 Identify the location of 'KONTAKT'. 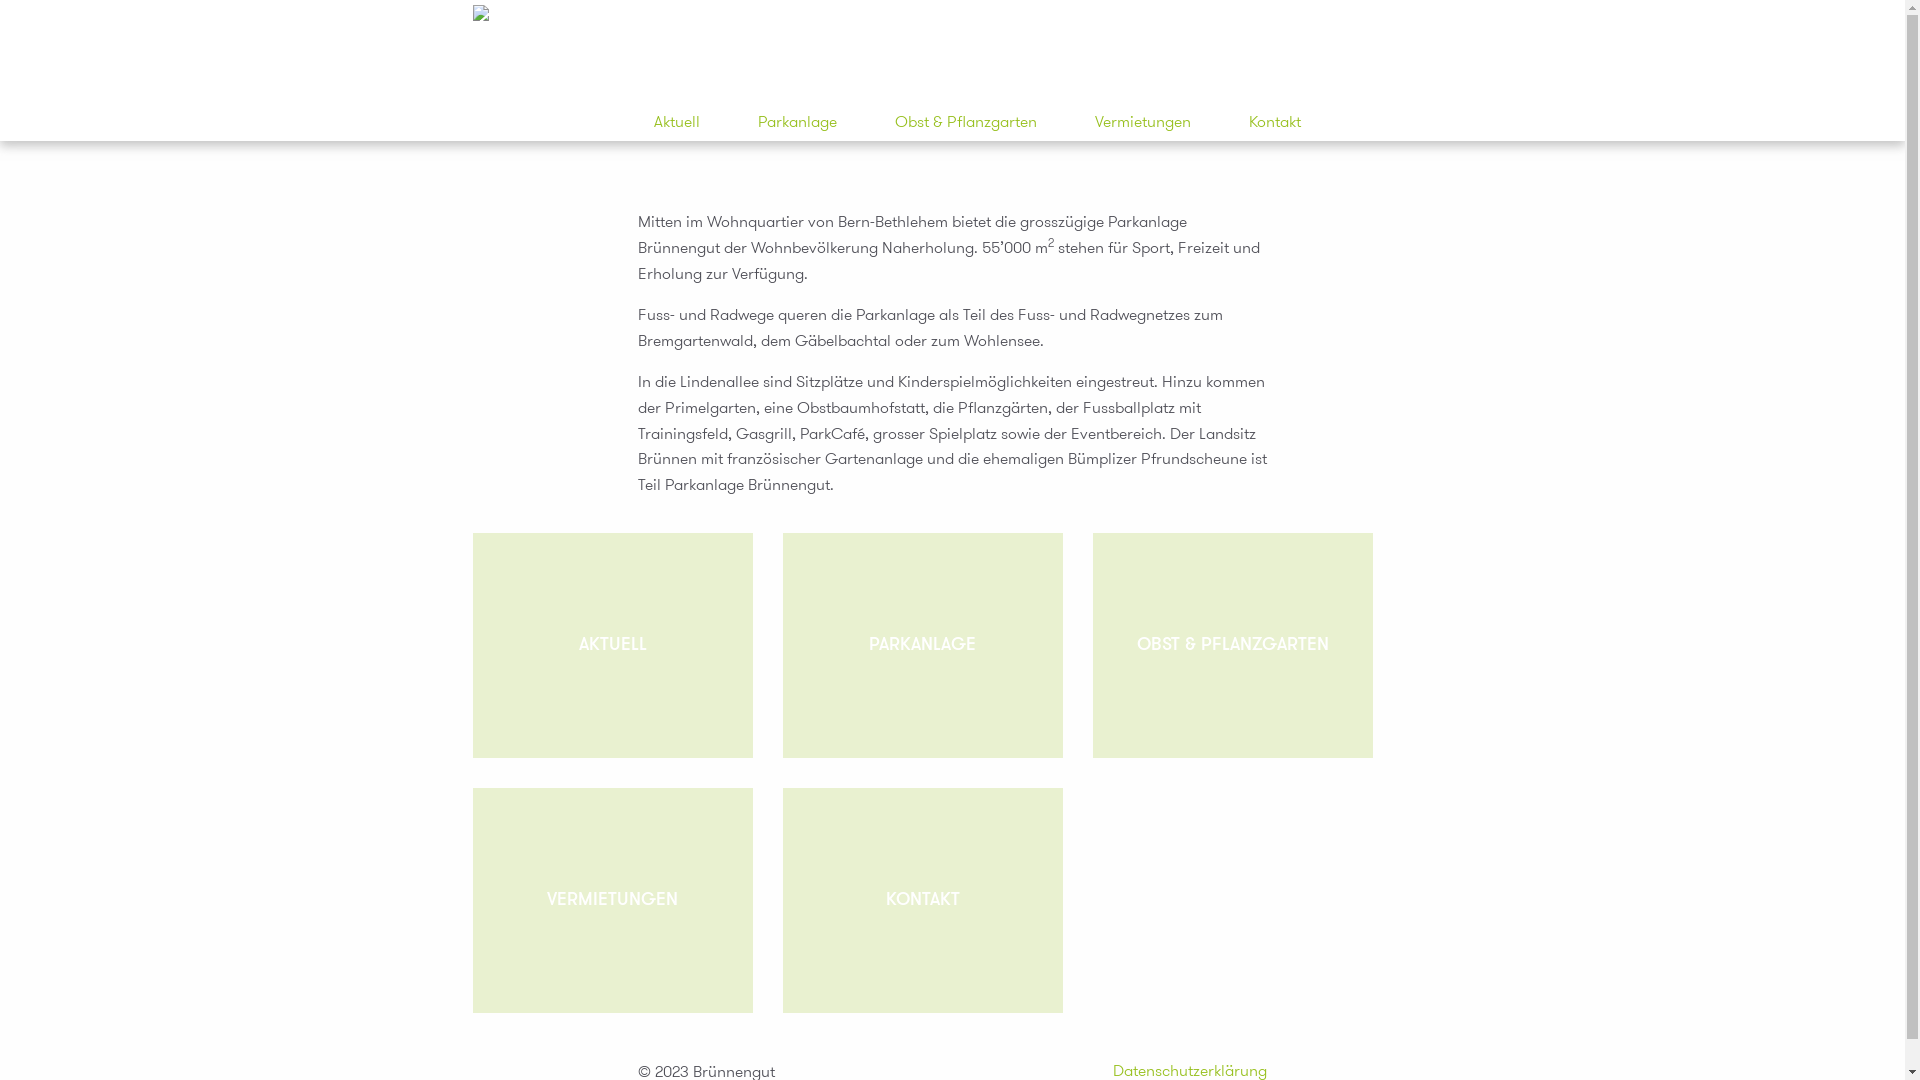
(920, 900).